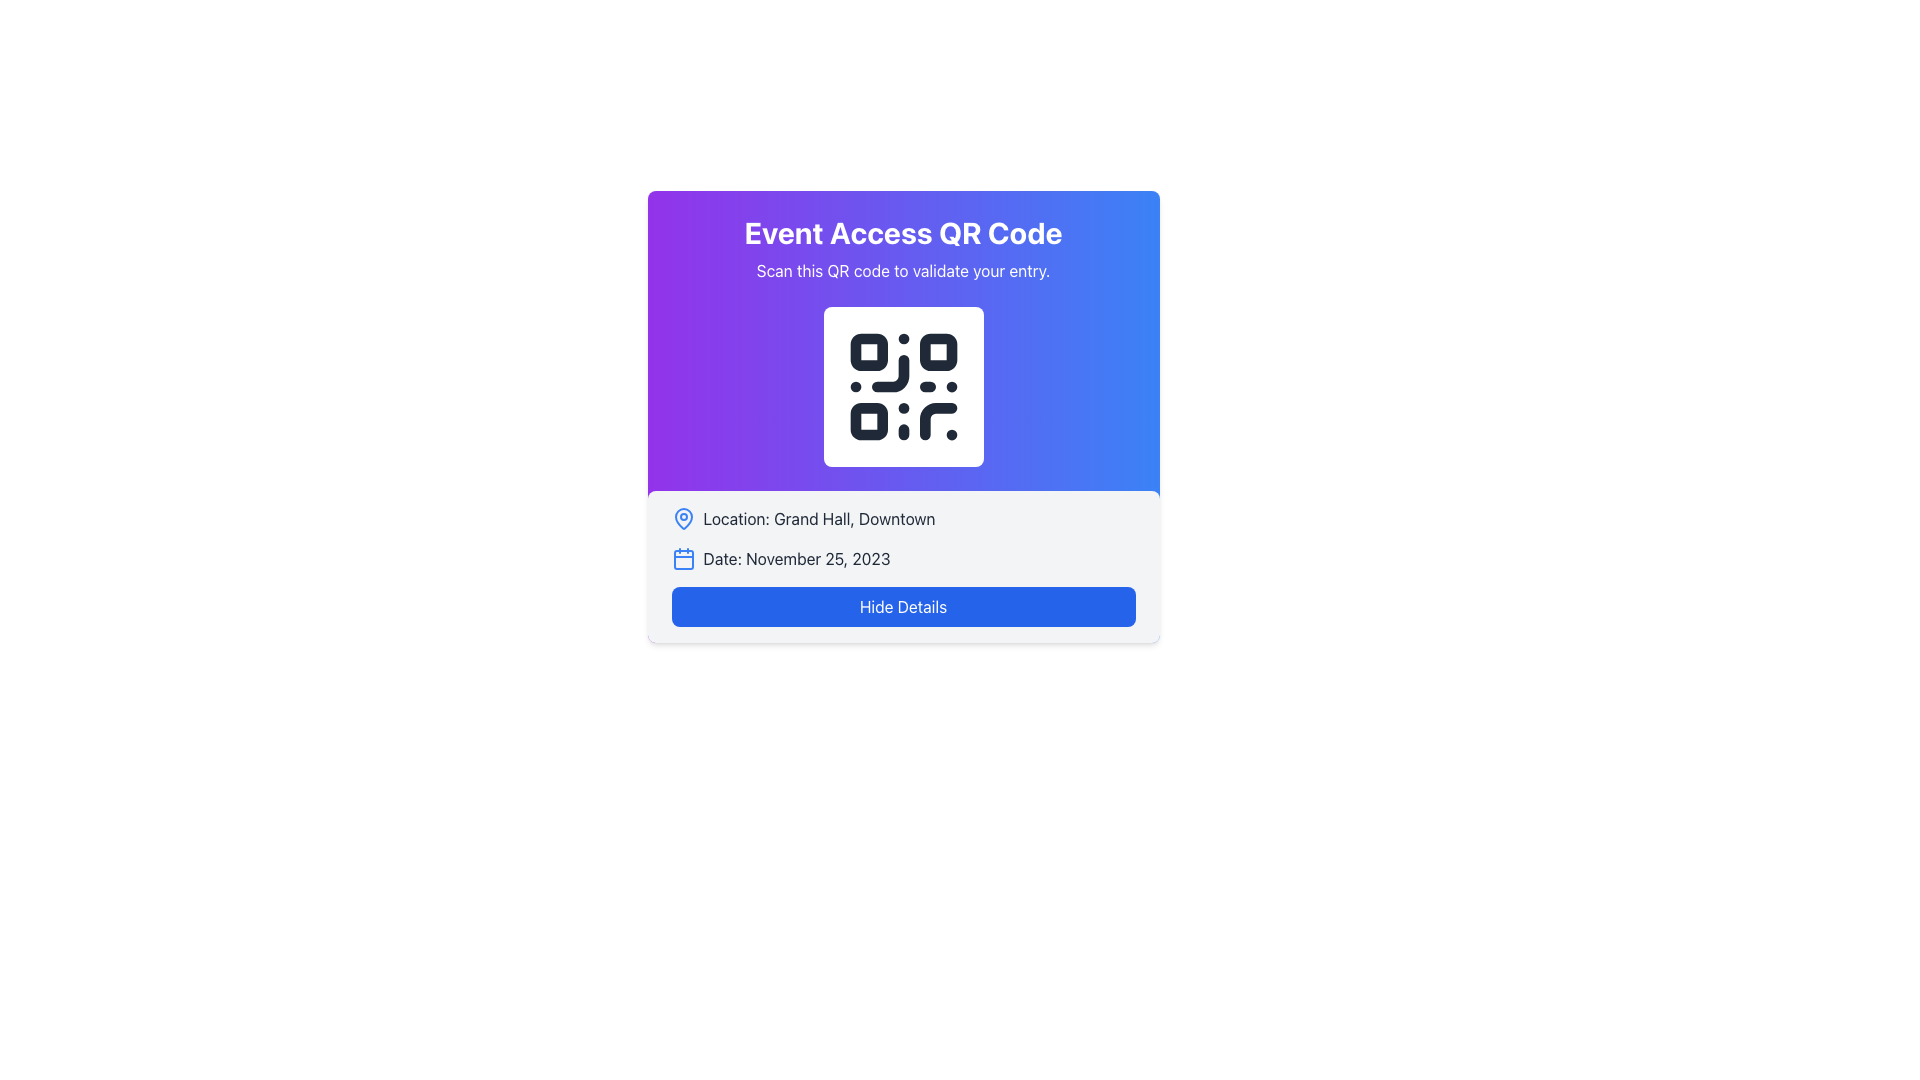 The height and width of the screenshot is (1080, 1920). Describe the element at coordinates (795, 559) in the screenshot. I see `the static text label that provides the date associated with the event, located below a QR code and to the right of a blue calendar icon` at that location.